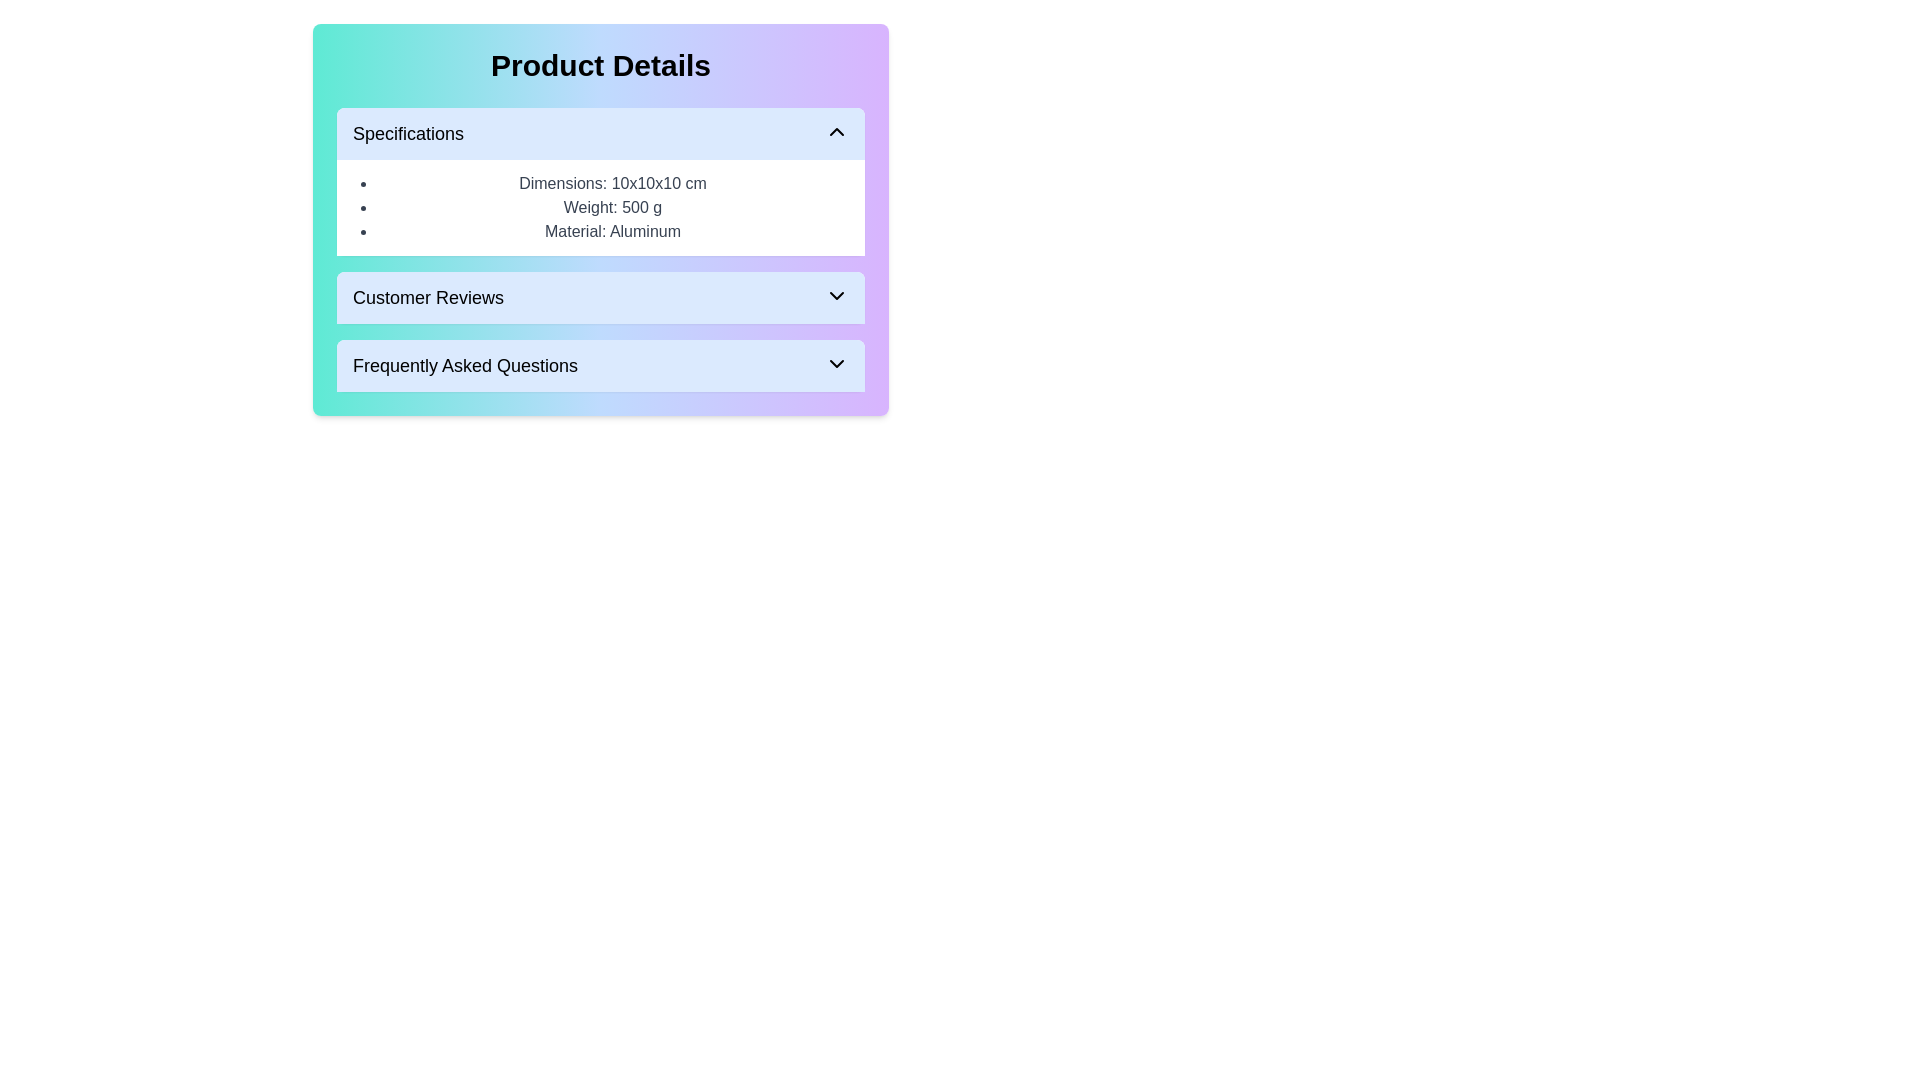 This screenshot has width=1920, height=1080. I want to click on the text label displaying 'Material: Aluminum', which is the third item in the bullet-pointed list under the 'Specifications' section, so click(612, 230).